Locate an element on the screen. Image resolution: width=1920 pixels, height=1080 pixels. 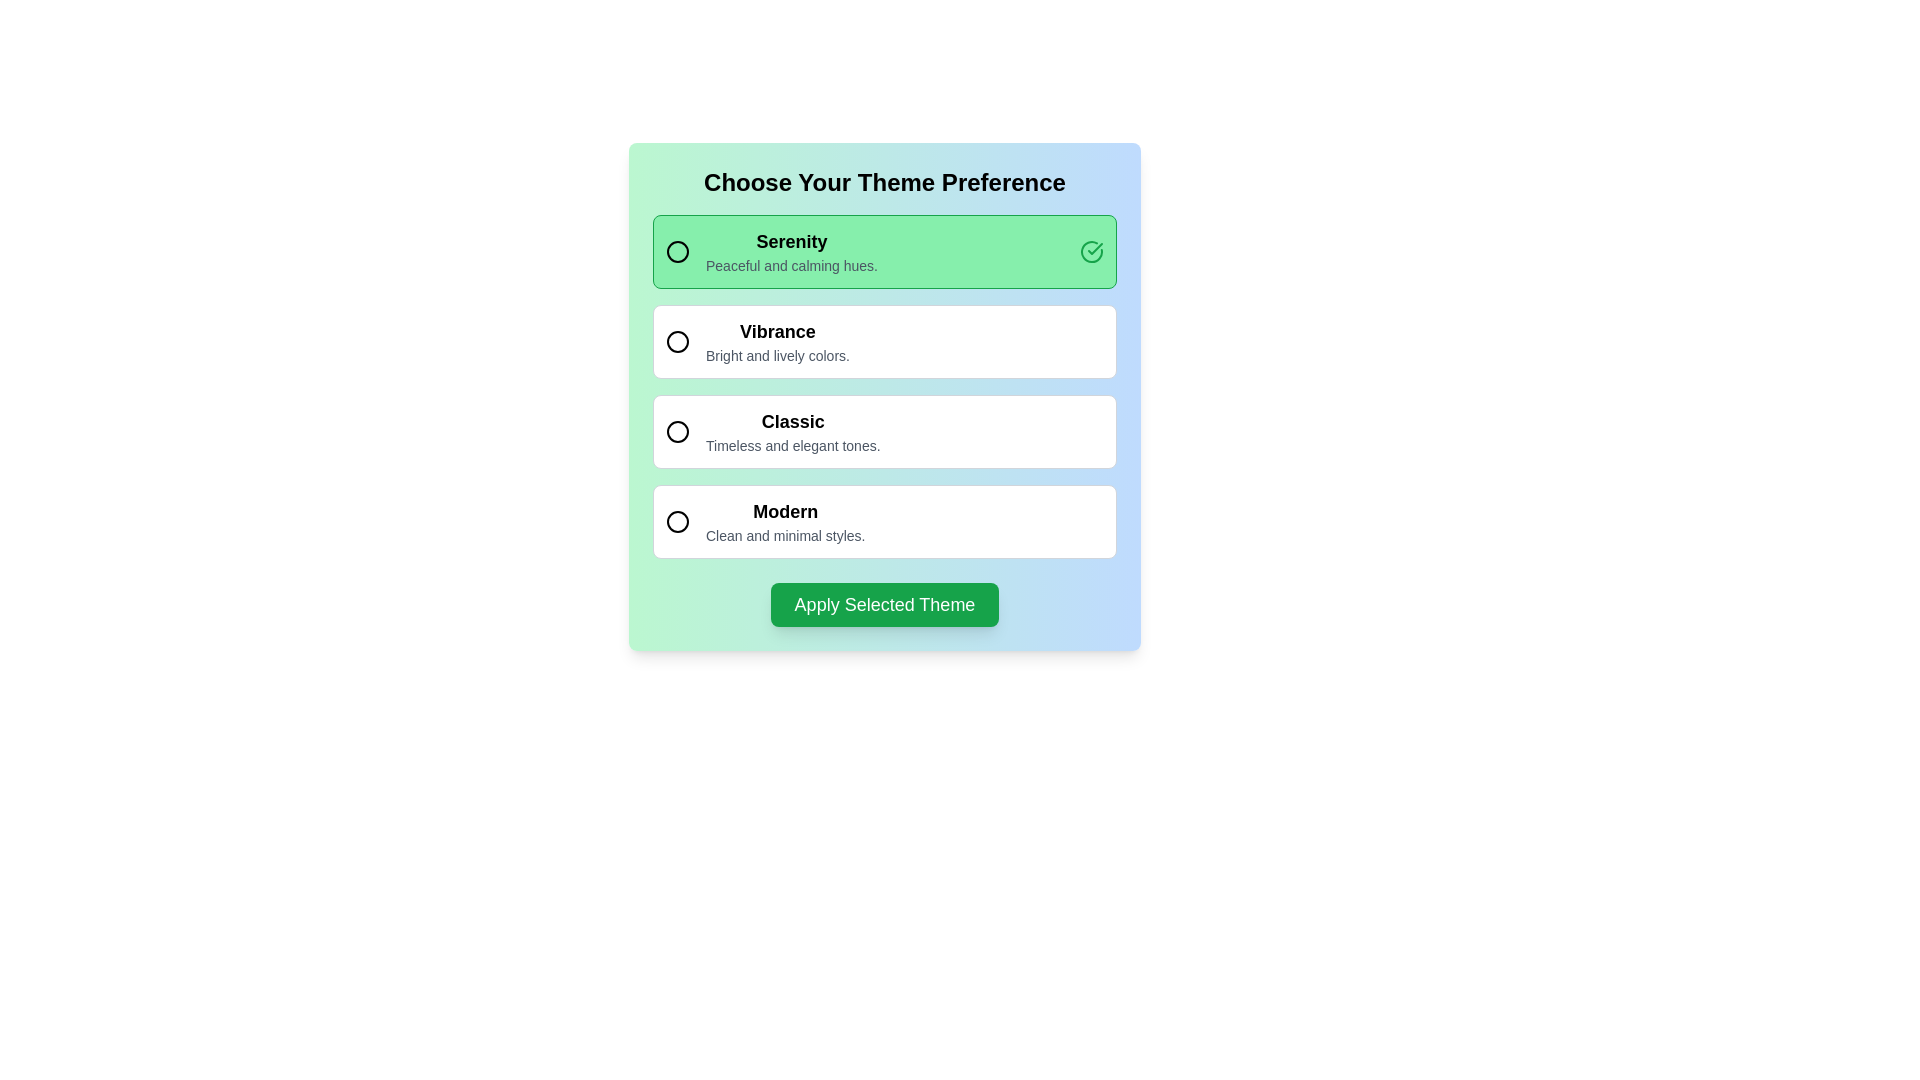
the 'Serenity' theme icon, which is the first option in the 'Choose Your Theme Preference' list is located at coordinates (677, 250).